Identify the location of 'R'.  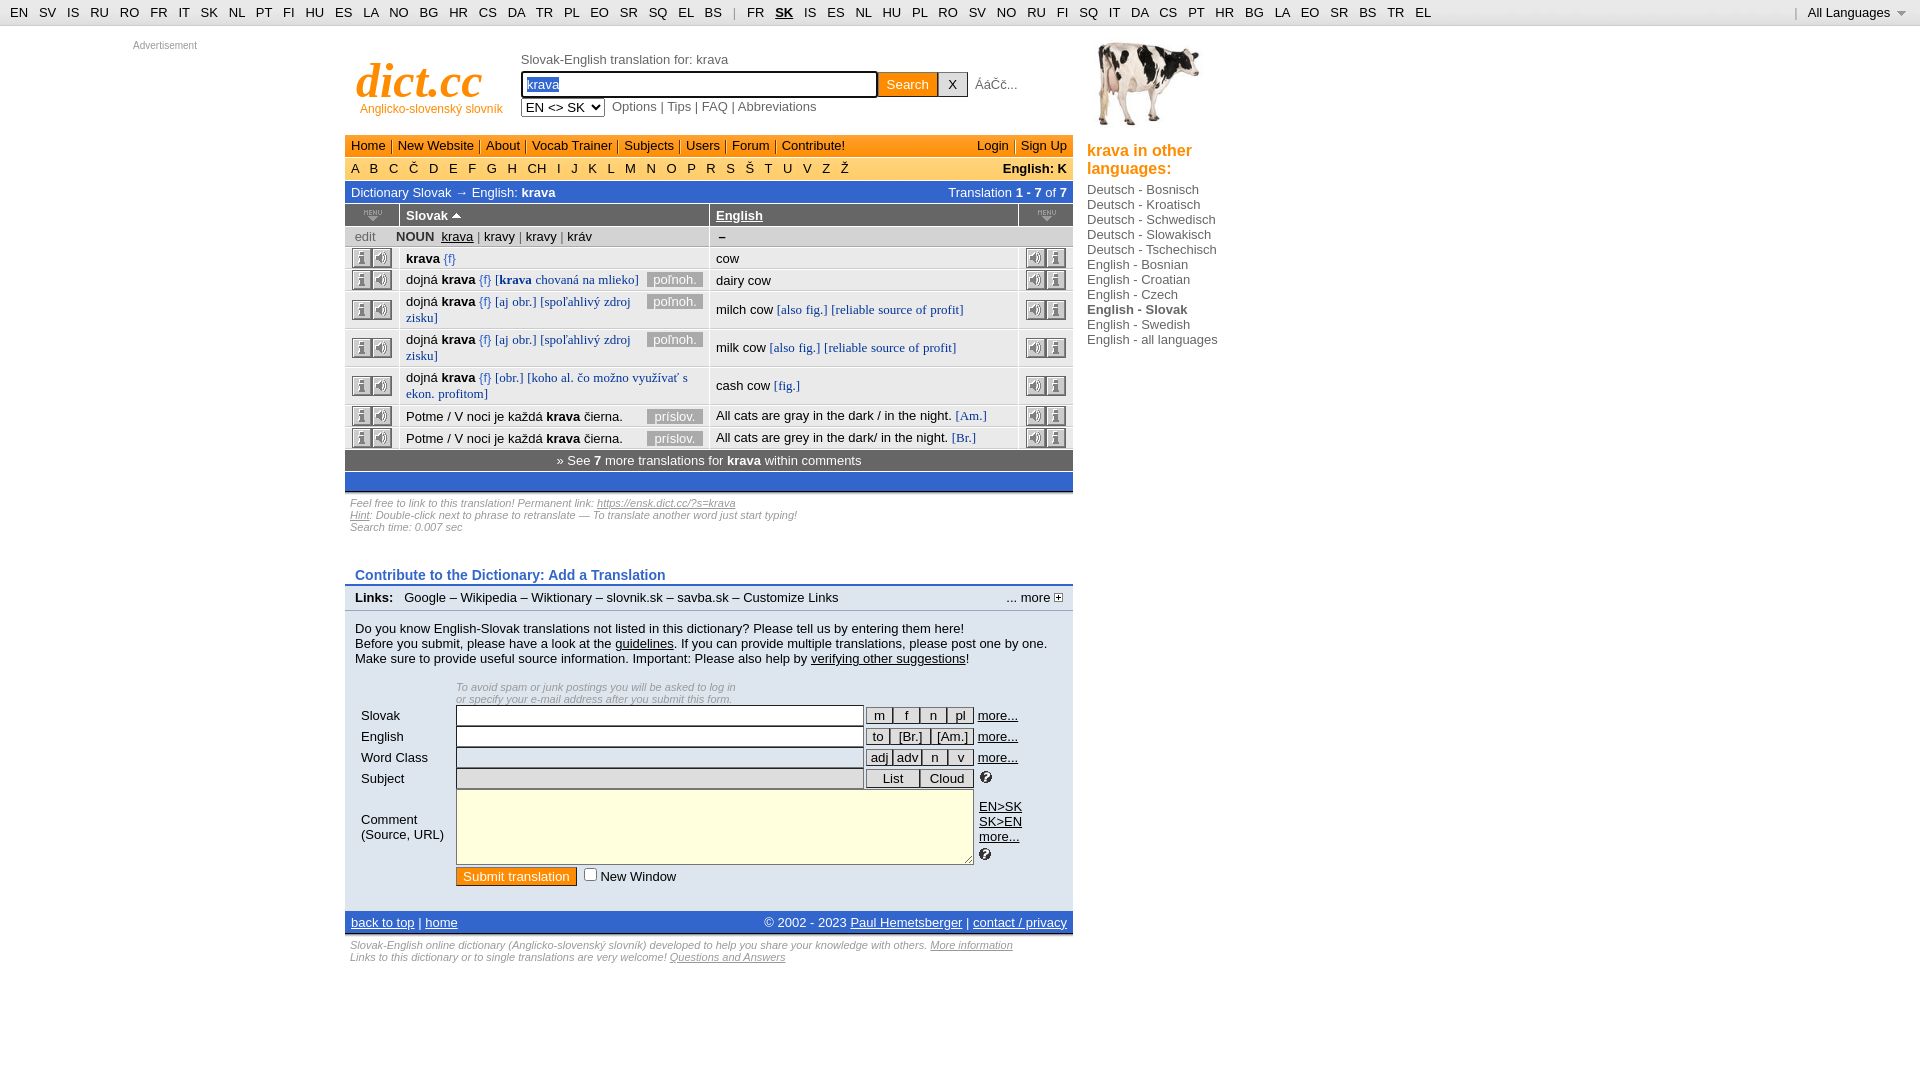
(711, 167).